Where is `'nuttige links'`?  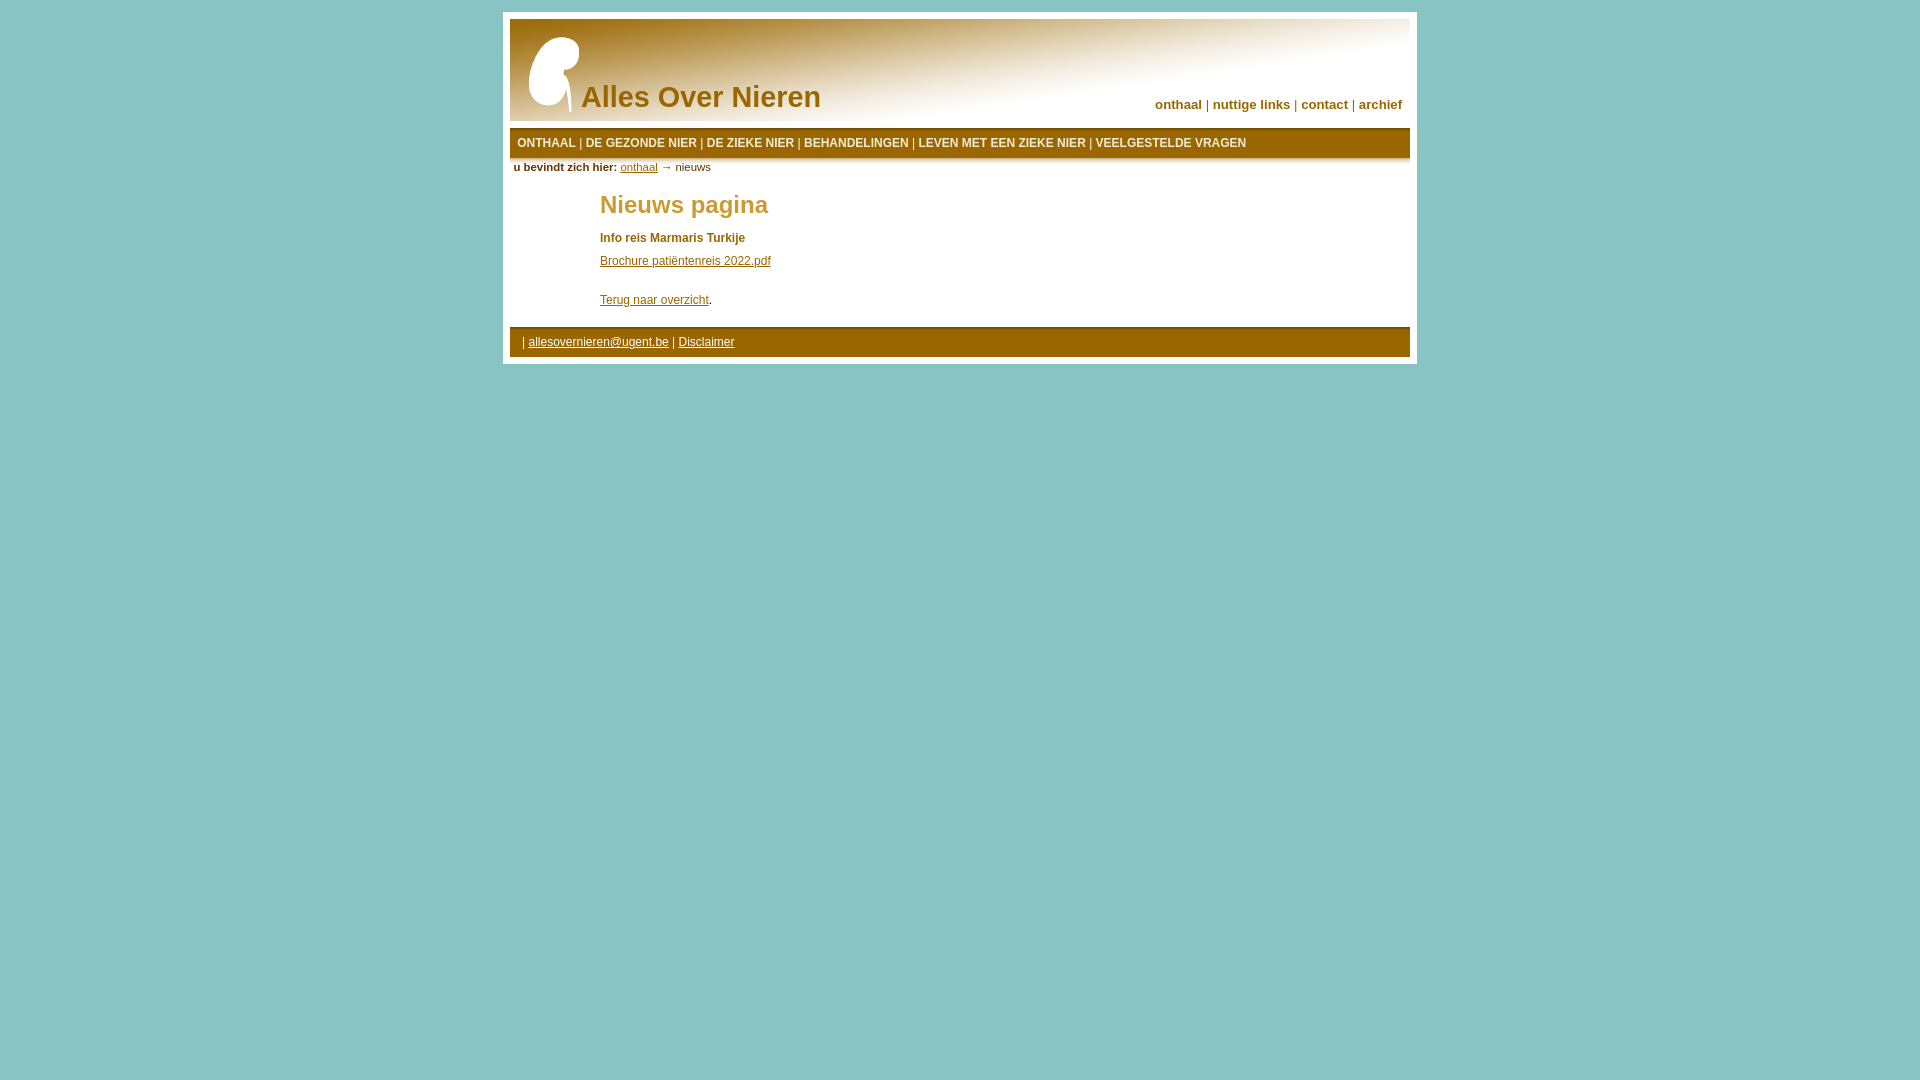
'nuttige links' is located at coordinates (1212, 104).